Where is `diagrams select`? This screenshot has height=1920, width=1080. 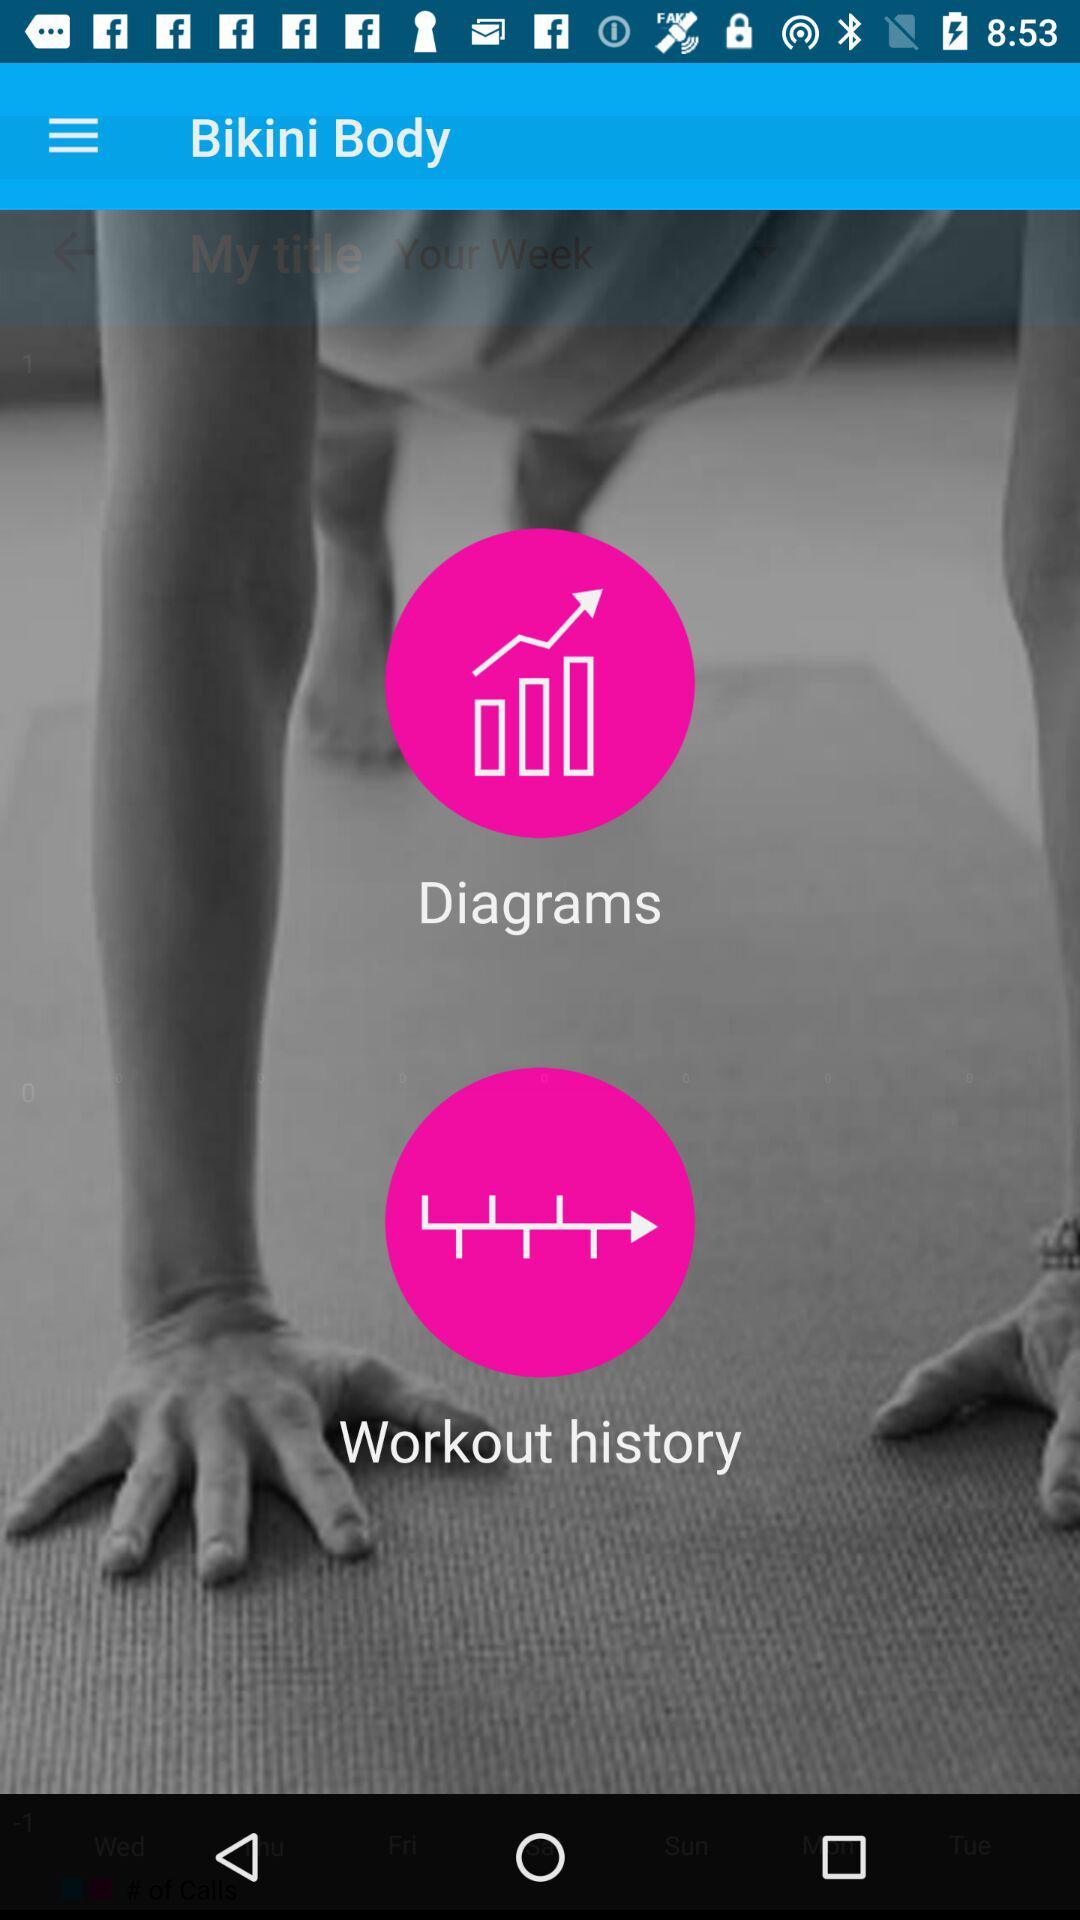 diagrams select is located at coordinates (540, 683).